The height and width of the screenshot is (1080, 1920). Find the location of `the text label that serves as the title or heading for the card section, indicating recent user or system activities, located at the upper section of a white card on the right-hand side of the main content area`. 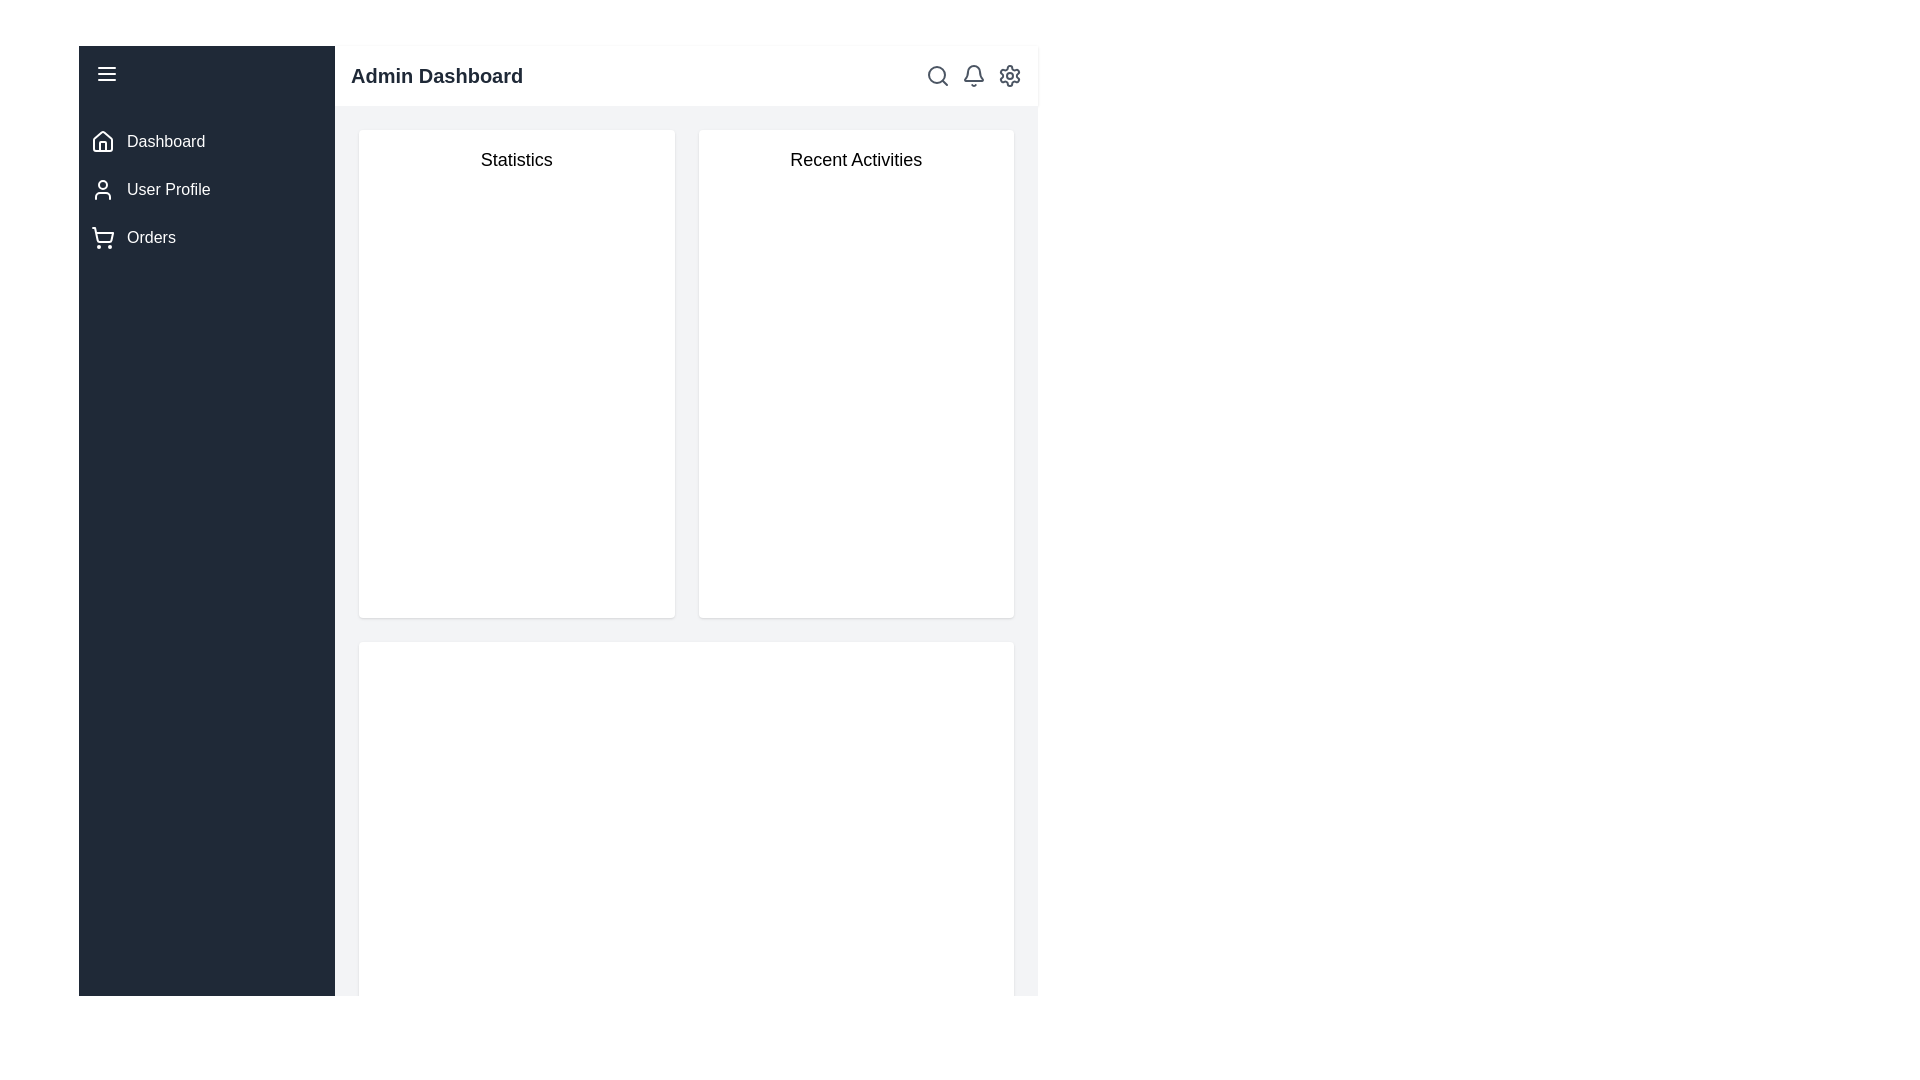

the text label that serves as the title or heading for the card section, indicating recent user or system activities, located at the upper section of a white card on the right-hand side of the main content area is located at coordinates (856, 158).